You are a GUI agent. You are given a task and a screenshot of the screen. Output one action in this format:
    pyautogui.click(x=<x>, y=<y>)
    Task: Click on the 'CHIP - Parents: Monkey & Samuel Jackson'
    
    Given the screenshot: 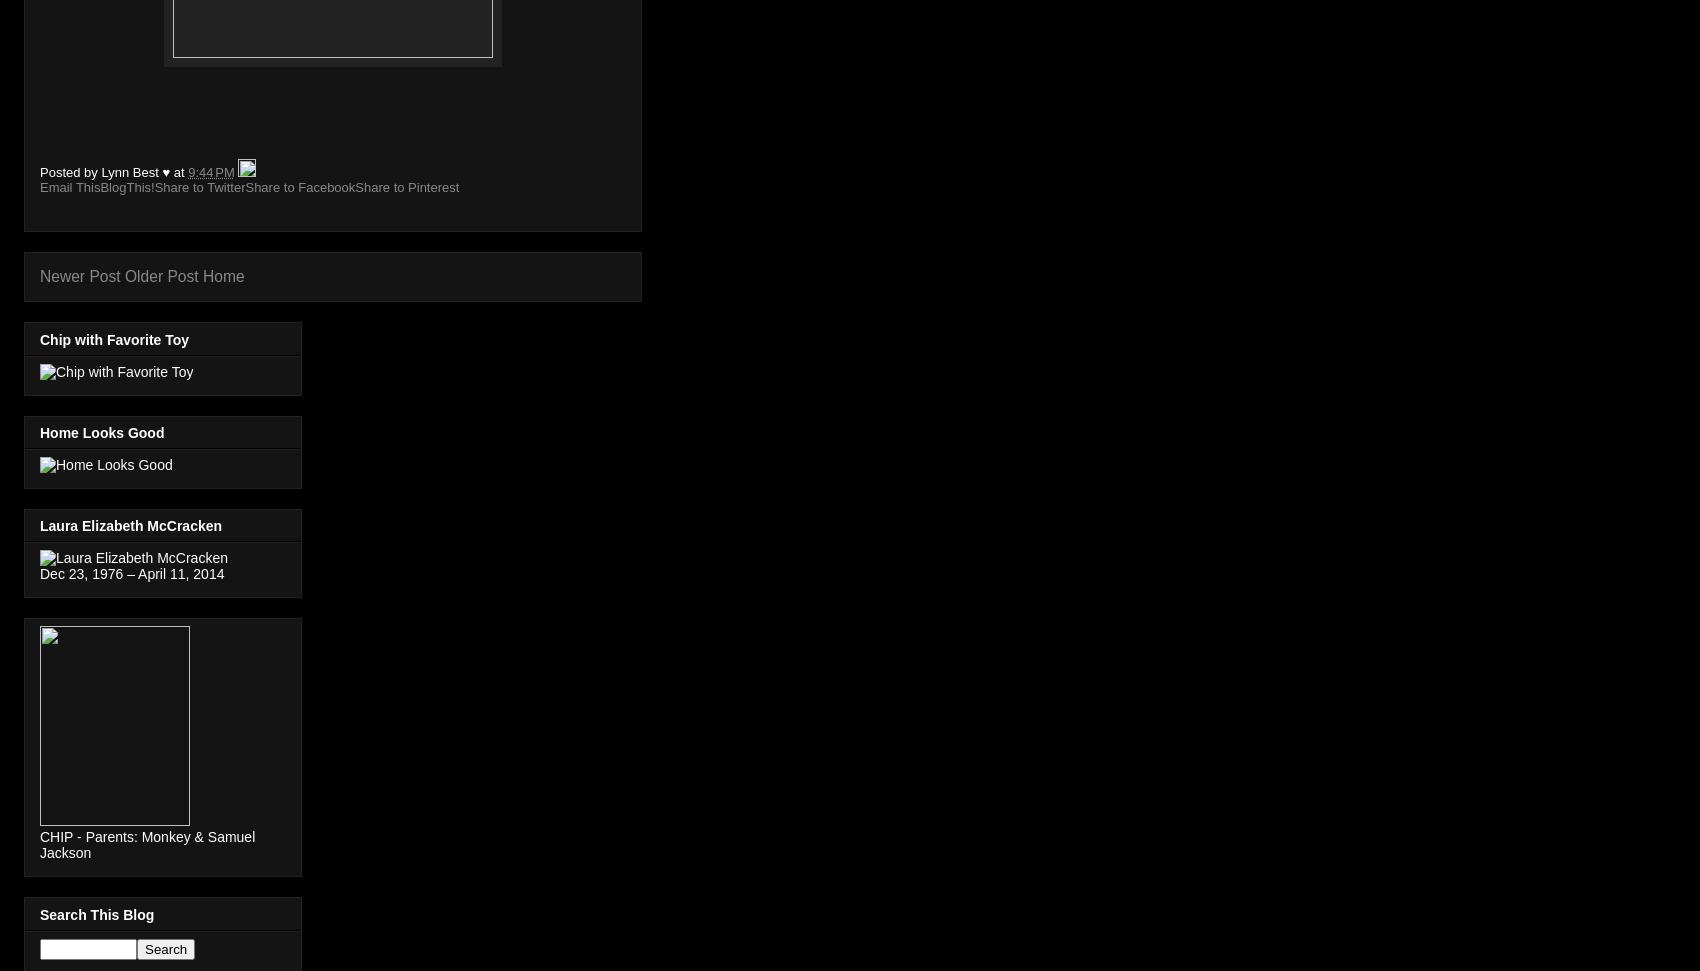 What is the action you would take?
    pyautogui.click(x=146, y=843)
    